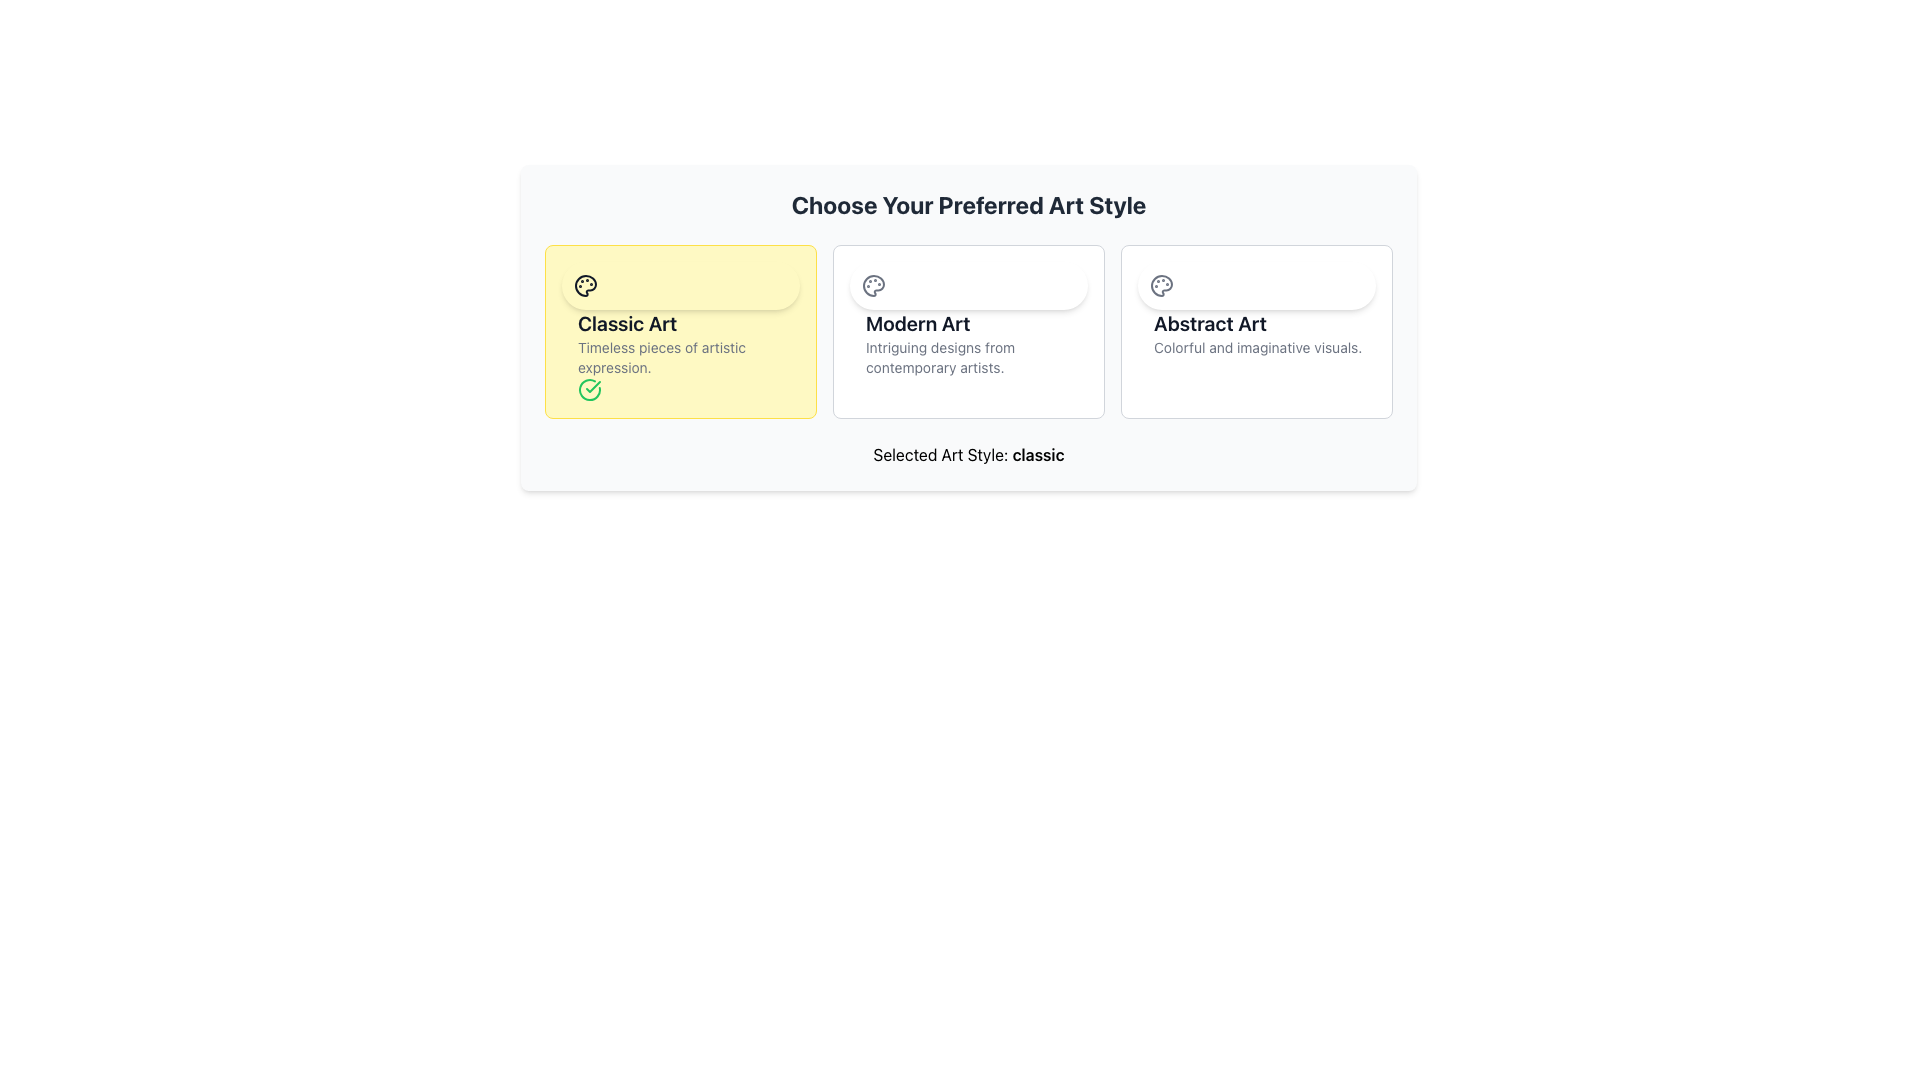 The height and width of the screenshot is (1080, 1920). What do you see at coordinates (1264, 346) in the screenshot?
I see `the Text Label displaying 'Colorful and imaginative visuals' which is positioned below the title 'Abstract Art' in the card-like UI element` at bounding box center [1264, 346].